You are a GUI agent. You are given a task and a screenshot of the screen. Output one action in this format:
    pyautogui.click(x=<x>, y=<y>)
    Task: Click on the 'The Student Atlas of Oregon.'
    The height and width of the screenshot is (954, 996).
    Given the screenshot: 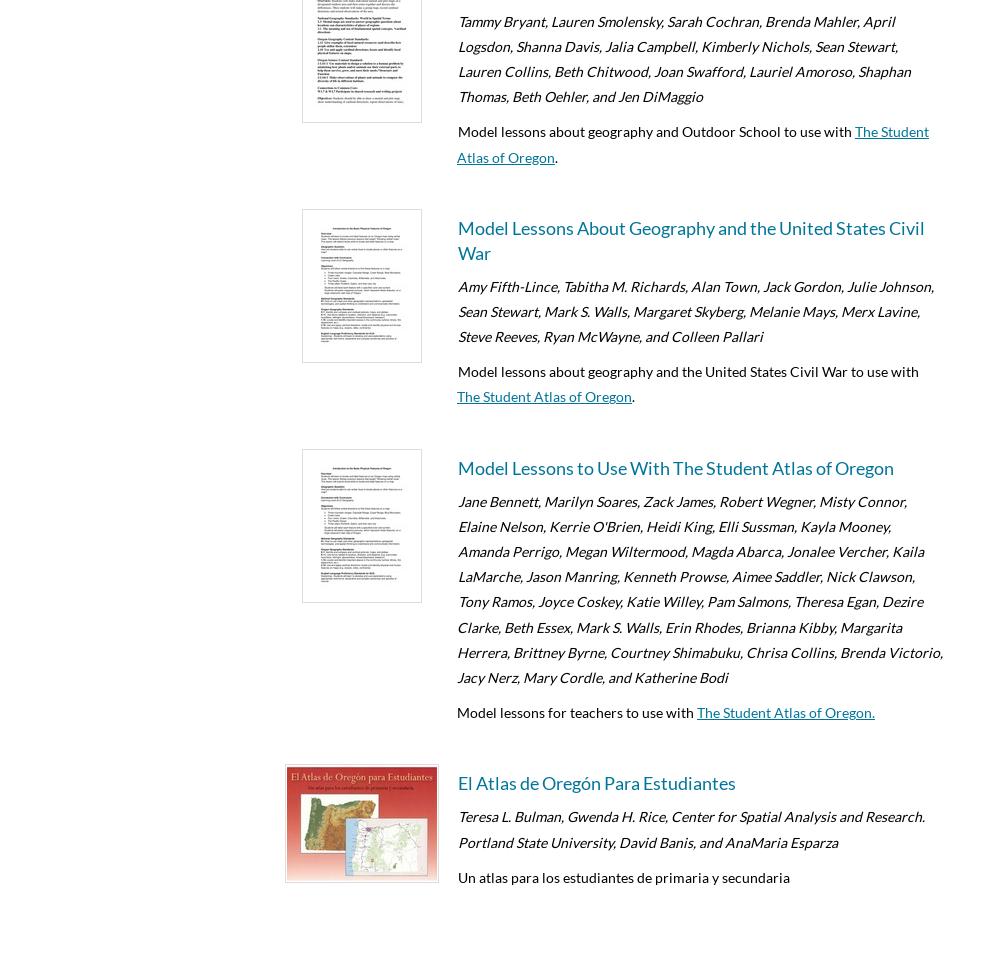 What is the action you would take?
    pyautogui.click(x=786, y=711)
    